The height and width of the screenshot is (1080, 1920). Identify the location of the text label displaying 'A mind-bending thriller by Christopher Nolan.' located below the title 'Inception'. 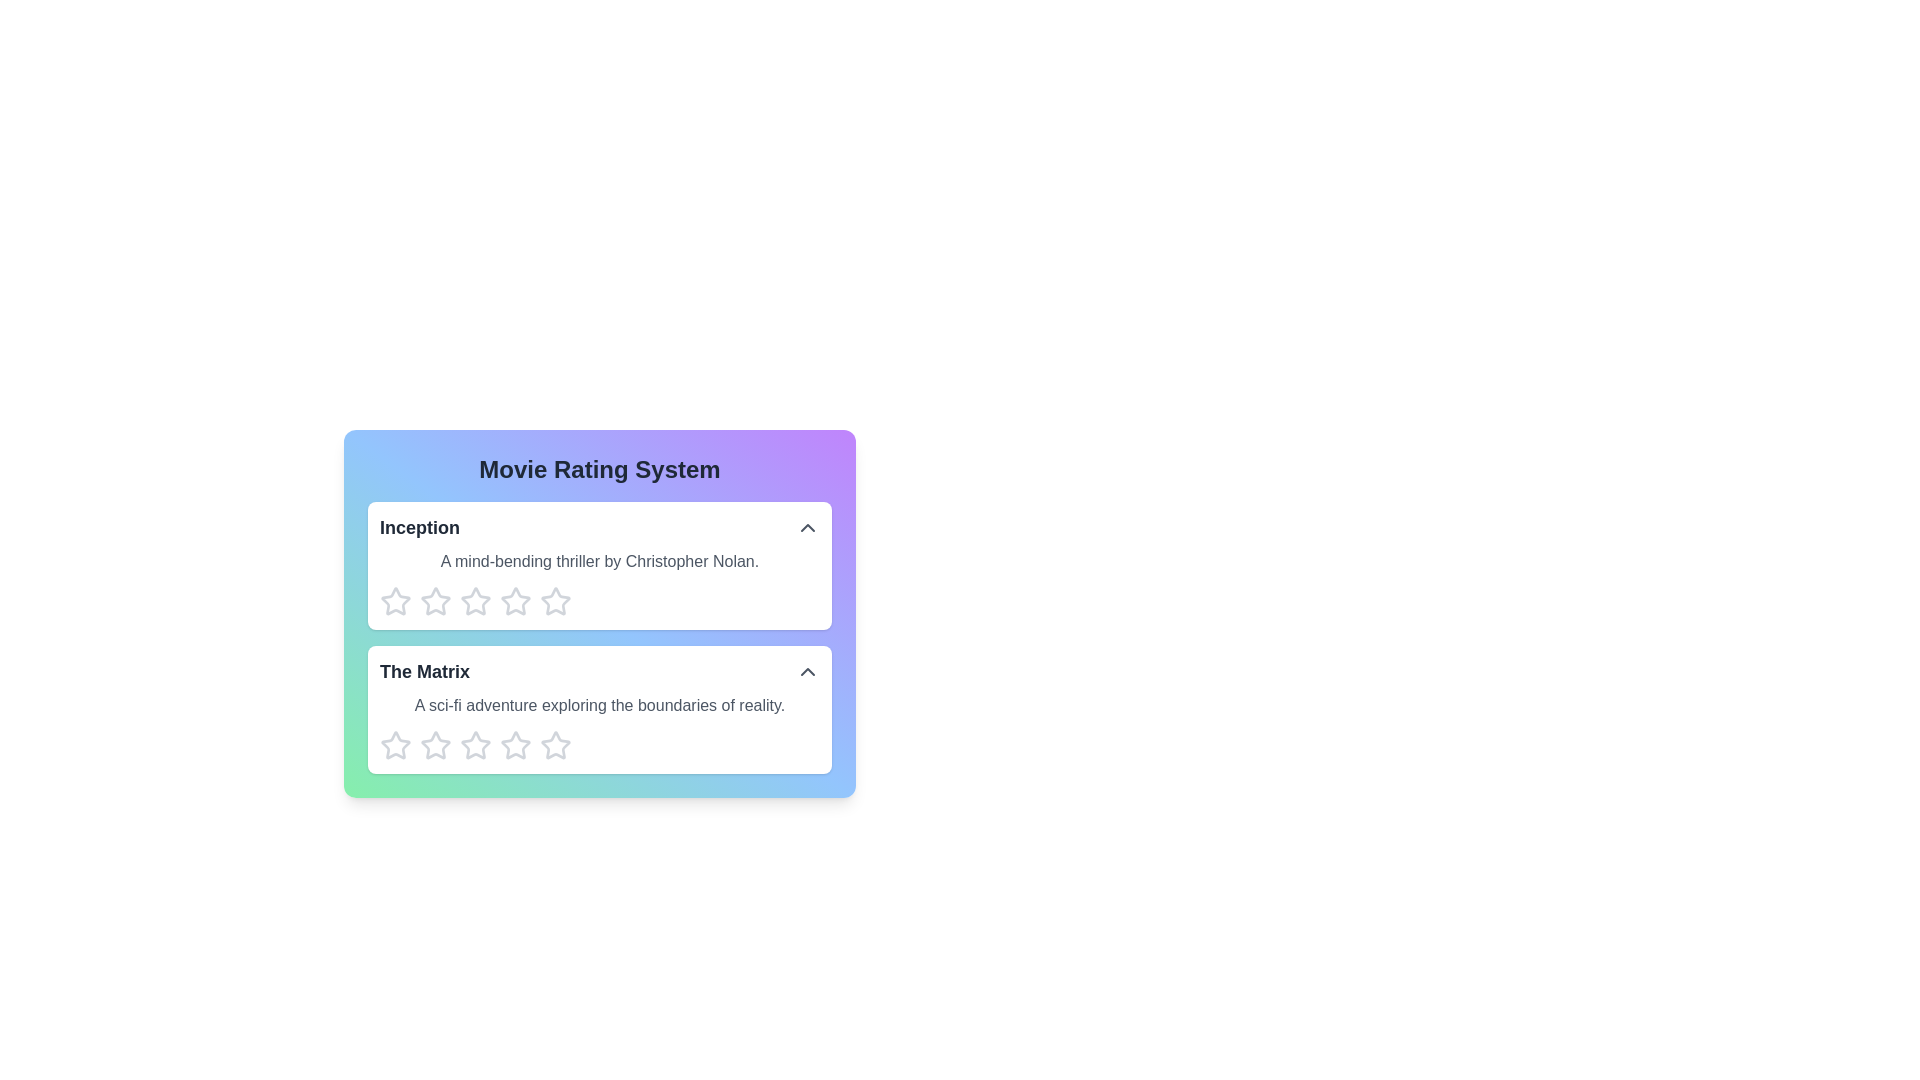
(599, 562).